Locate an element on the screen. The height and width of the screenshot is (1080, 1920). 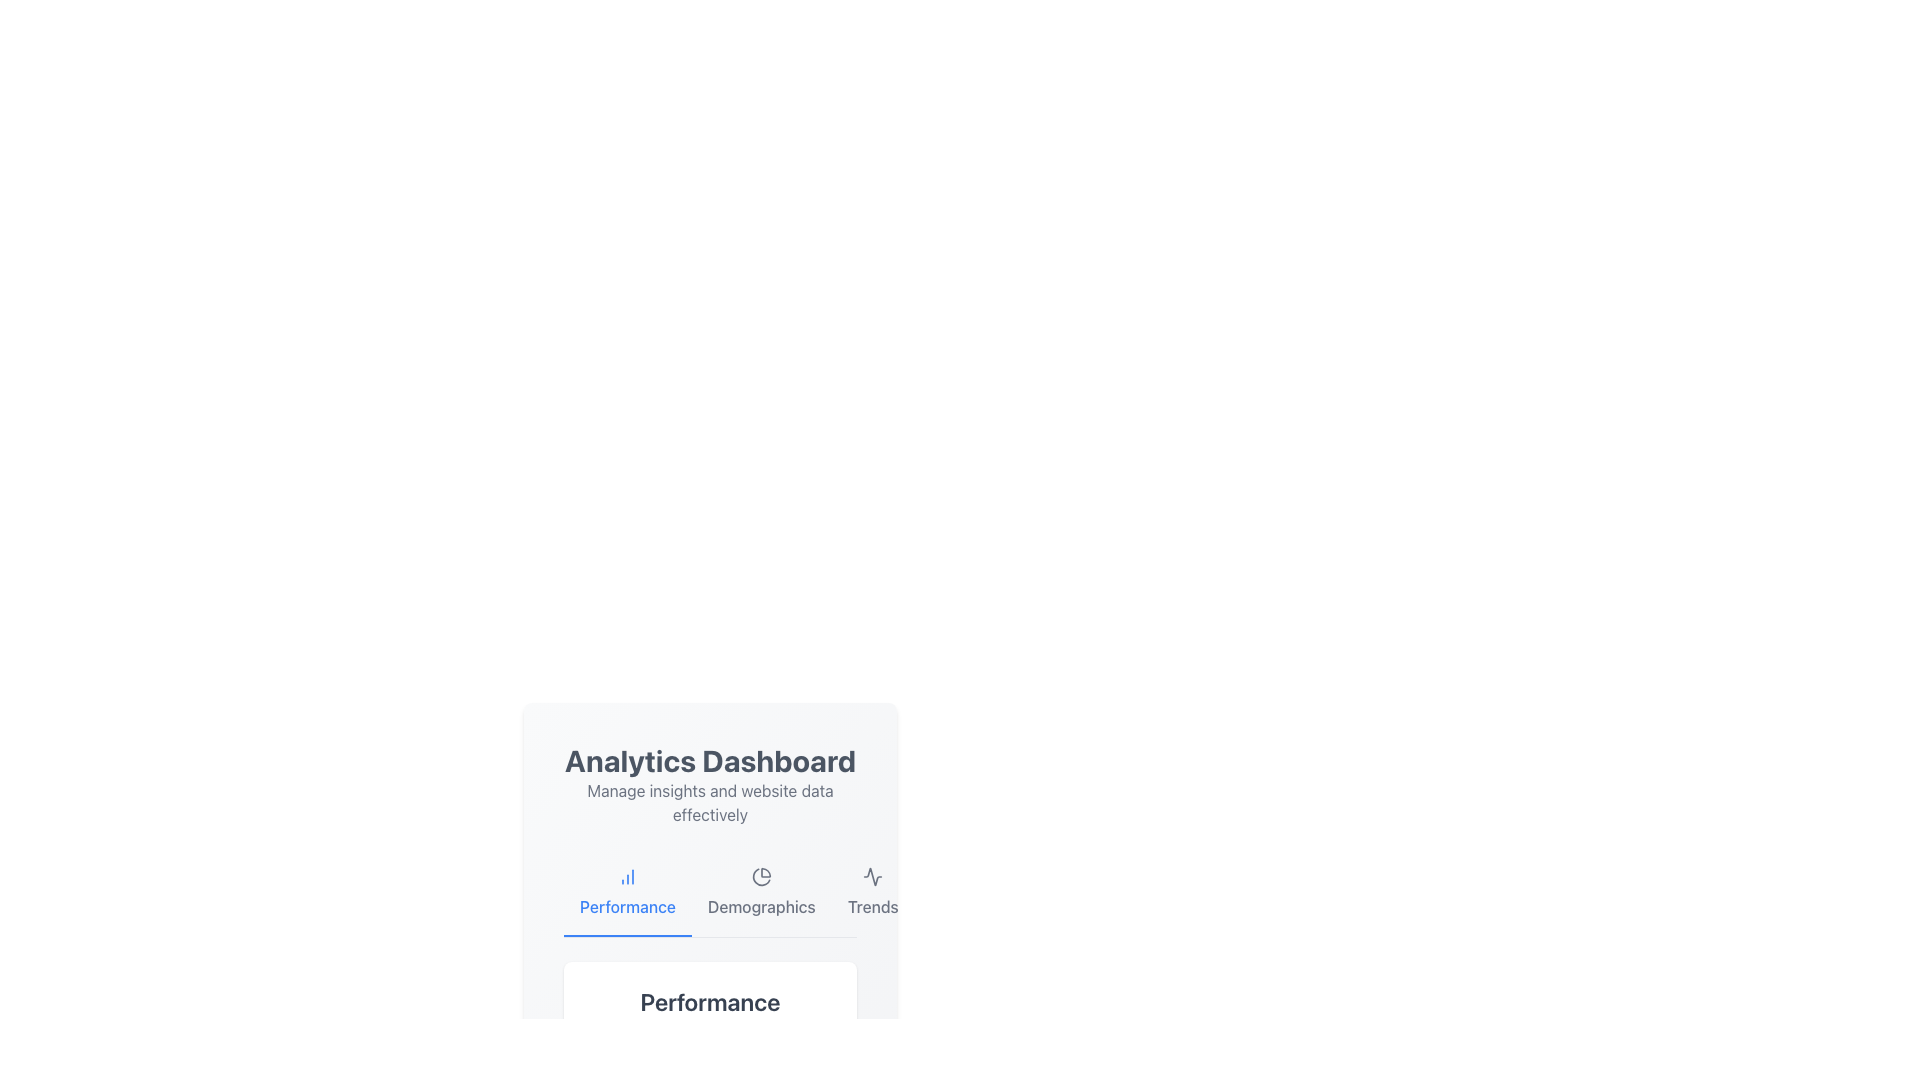
text from the 'Performance' text label, which is styled with a medium font weight and colored blue, located below the chart icon in the user interface is located at coordinates (627, 906).